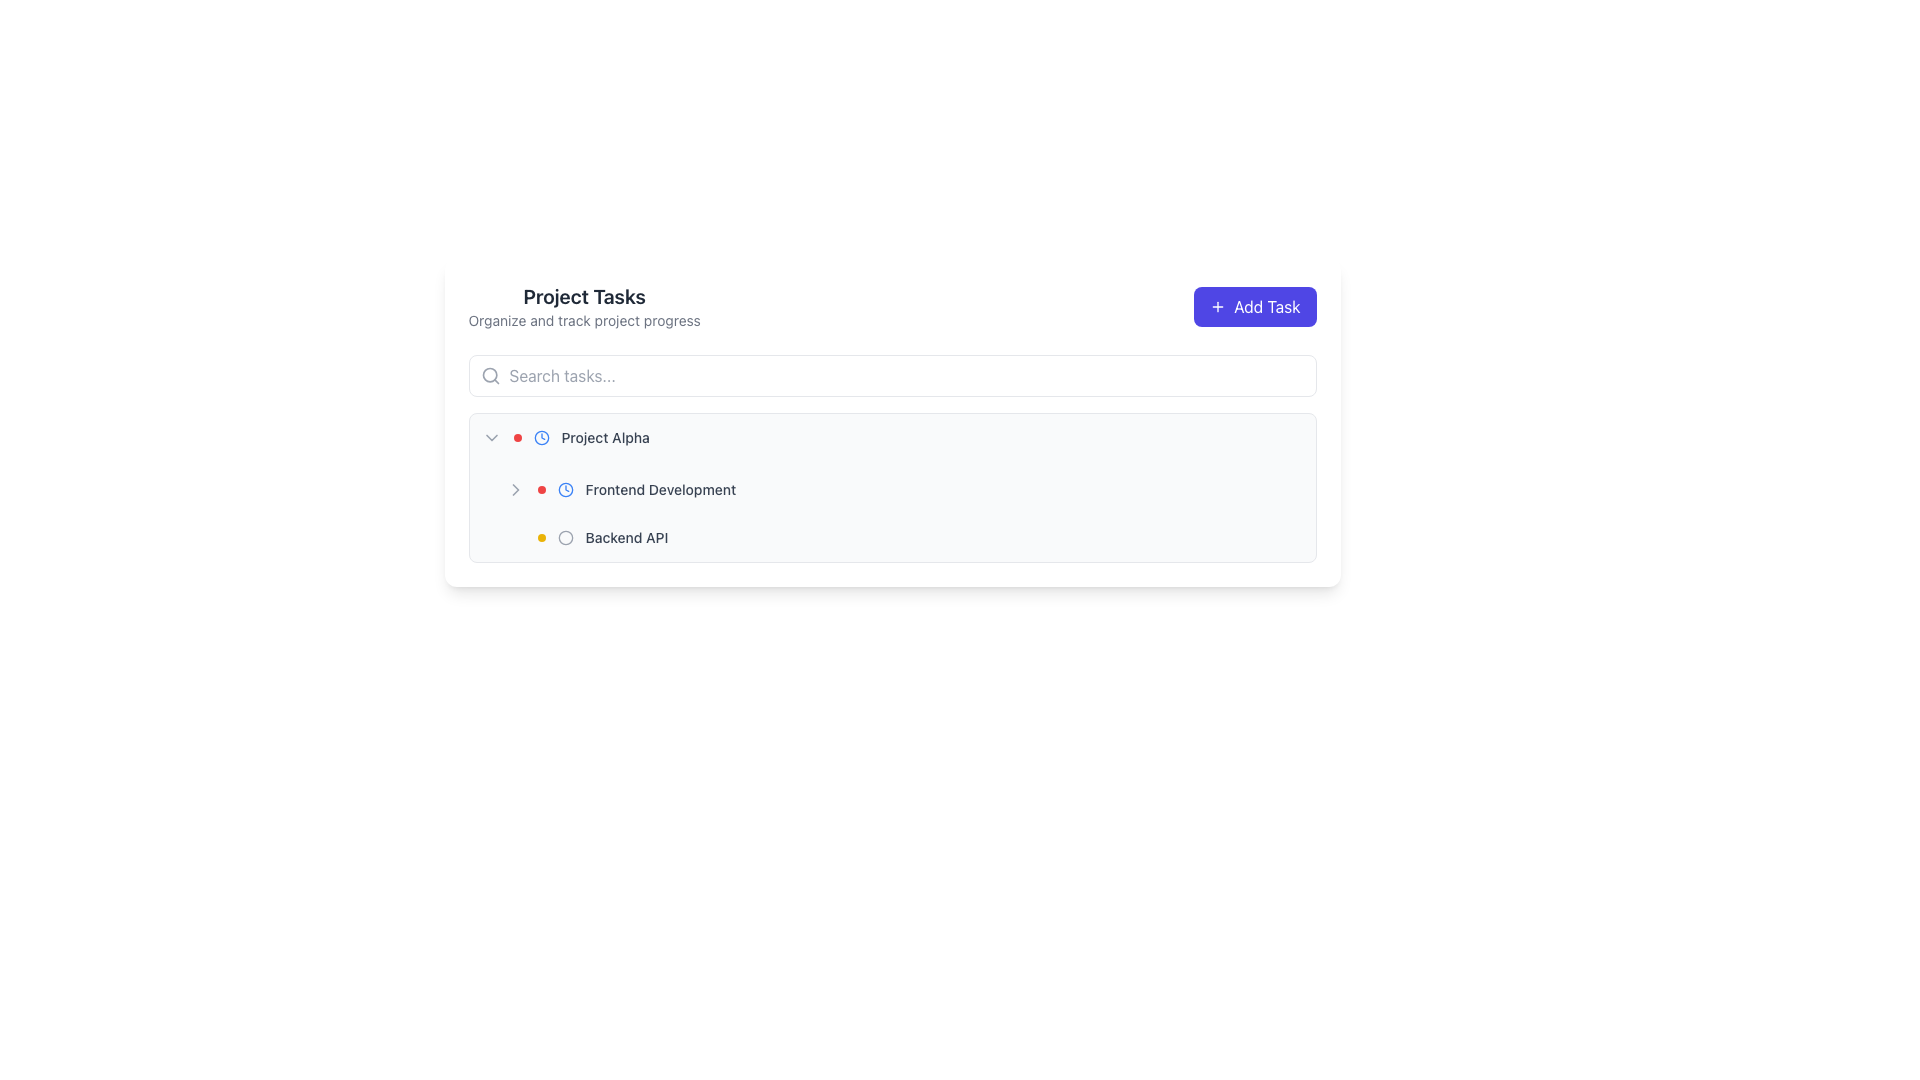 This screenshot has height=1080, width=1920. I want to click on the 'Add Task' button to interact with the decorative icon indicating the action of adding a task, so click(1217, 307).